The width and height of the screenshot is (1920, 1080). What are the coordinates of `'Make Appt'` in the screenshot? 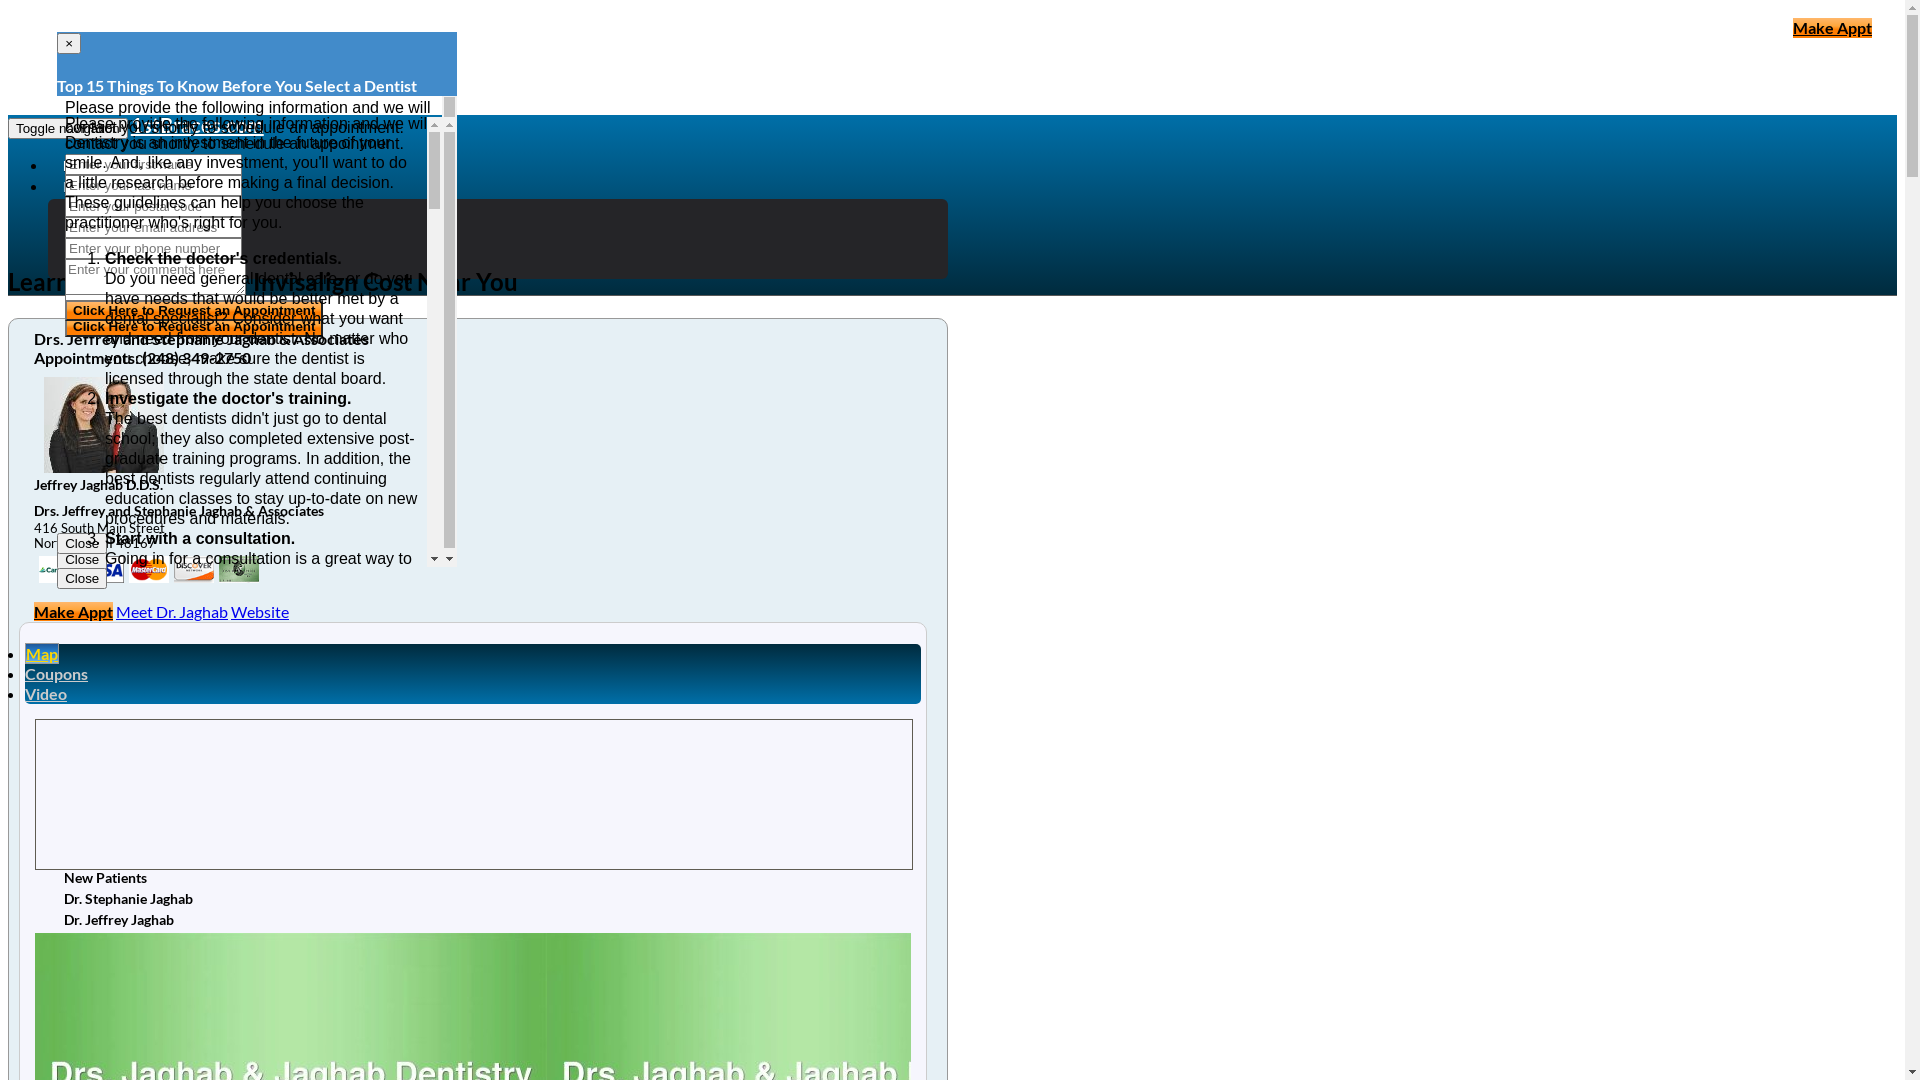 It's located at (73, 610).